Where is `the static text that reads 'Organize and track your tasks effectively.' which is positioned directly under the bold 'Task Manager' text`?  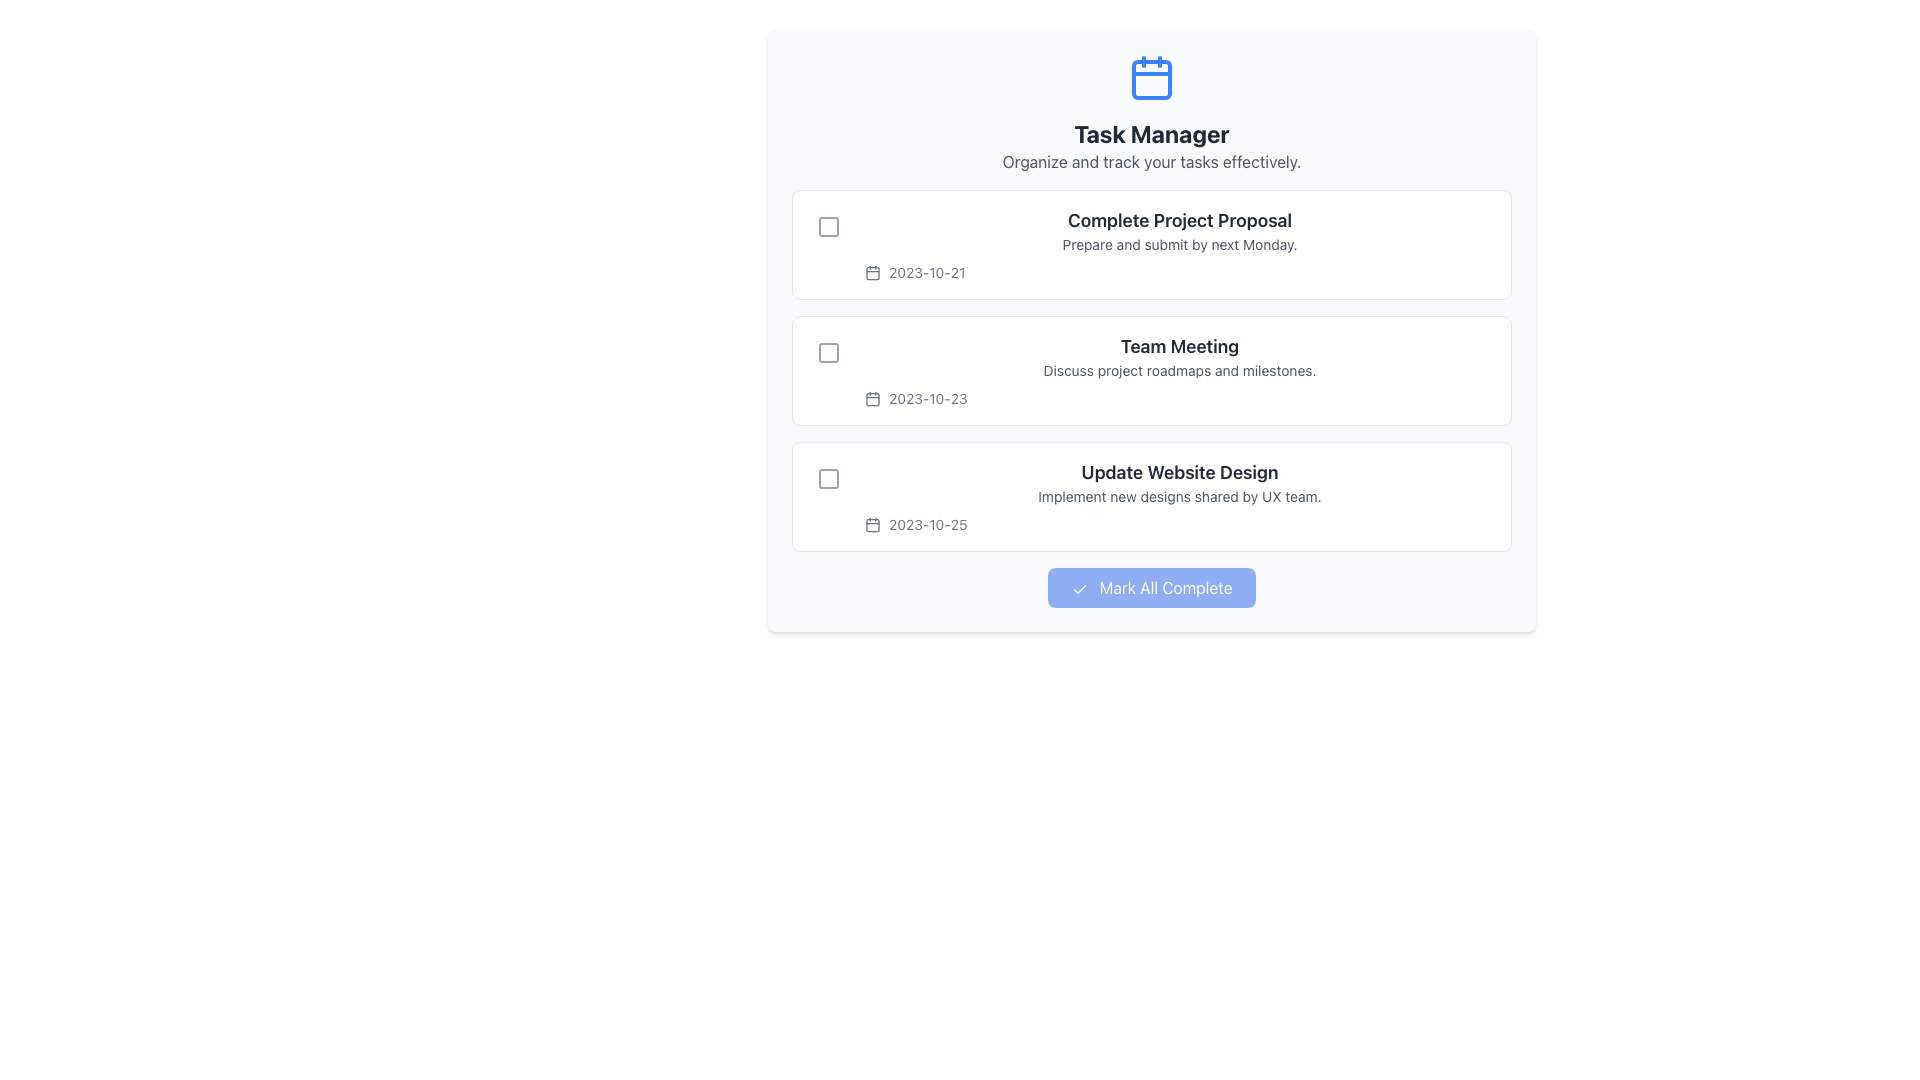 the static text that reads 'Organize and track your tasks effectively.' which is positioned directly under the bold 'Task Manager' text is located at coordinates (1152, 161).